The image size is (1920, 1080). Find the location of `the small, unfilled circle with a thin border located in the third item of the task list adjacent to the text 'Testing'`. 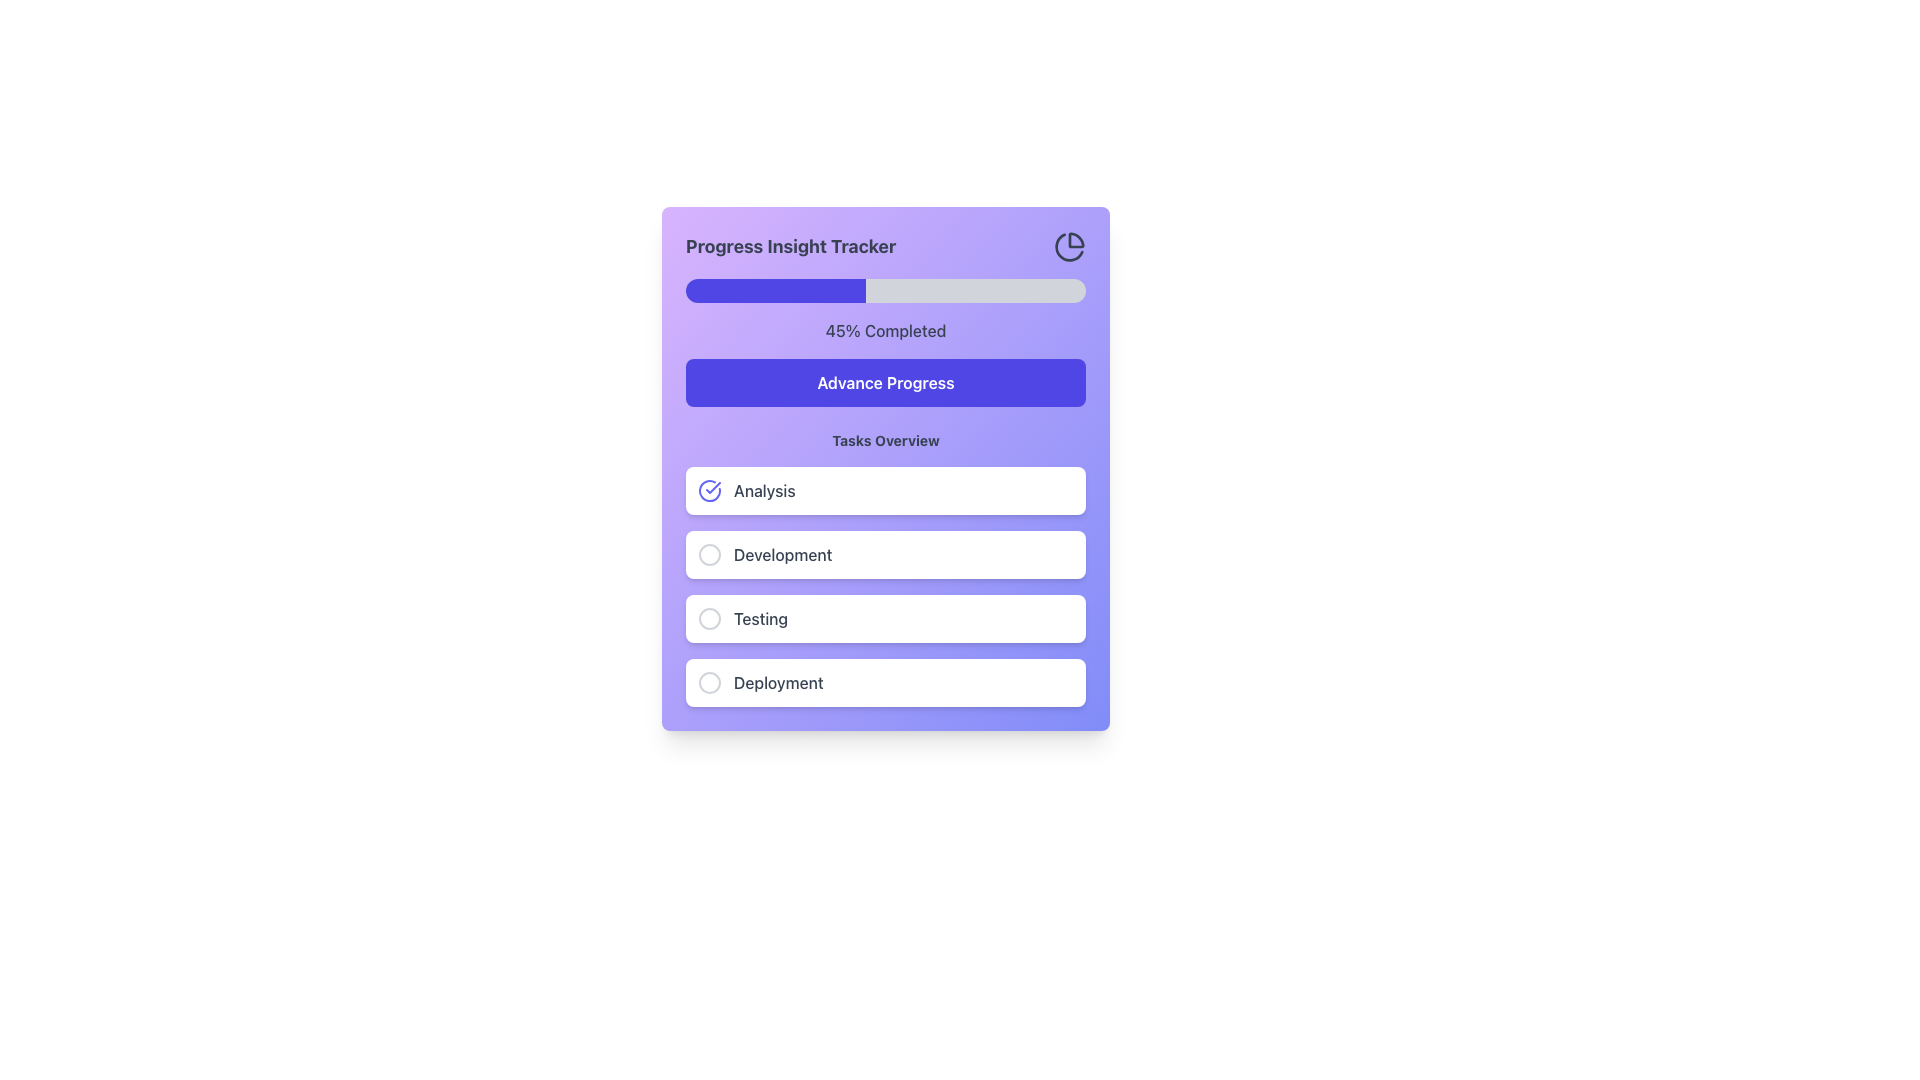

the small, unfilled circle with a thin border located in the third item of the task list adjacent to the text 'Testing' is located at coordinates (710, 617).